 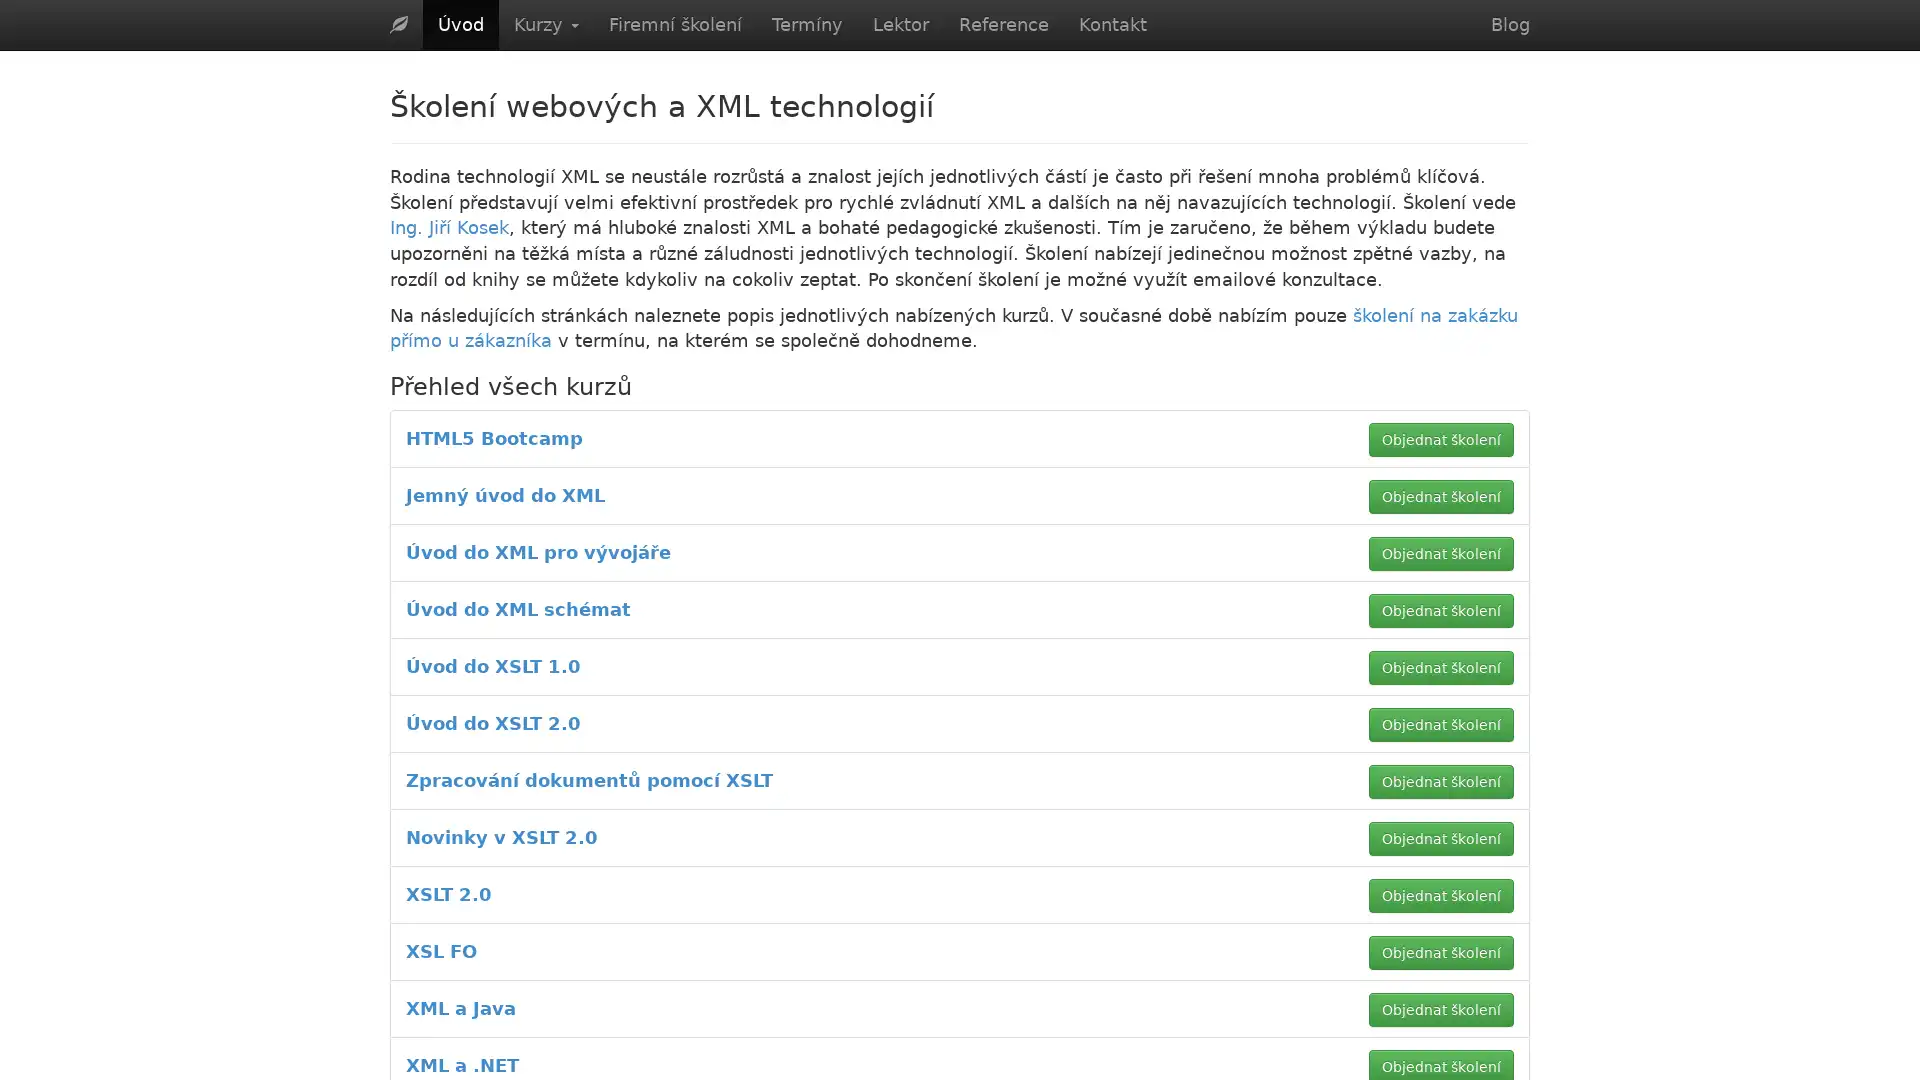 I want to click on Objednat skoleni, so click(x=1441, y=839).